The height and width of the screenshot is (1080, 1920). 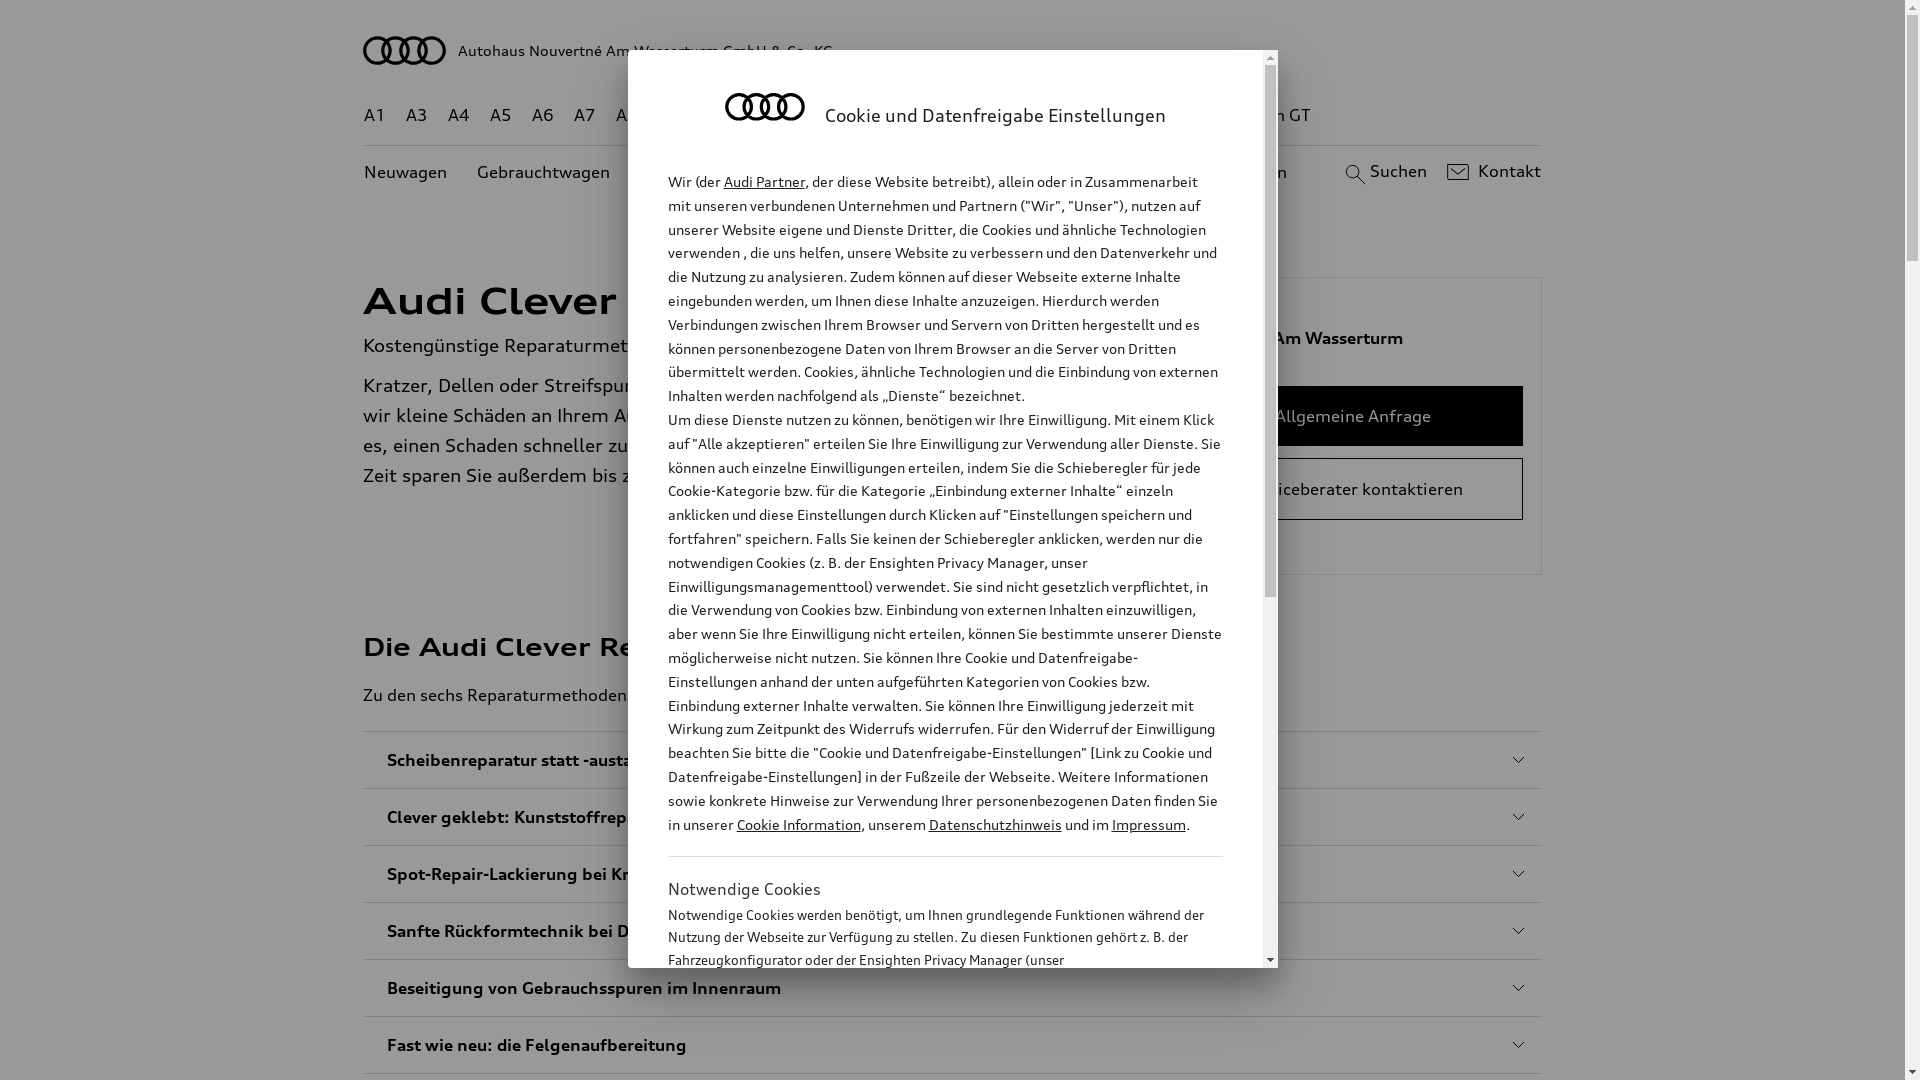 What do you see at coordinates (922, 1058) in the screenshot?
I see `'Cookie Information'` at bounding box center [922, 1058].